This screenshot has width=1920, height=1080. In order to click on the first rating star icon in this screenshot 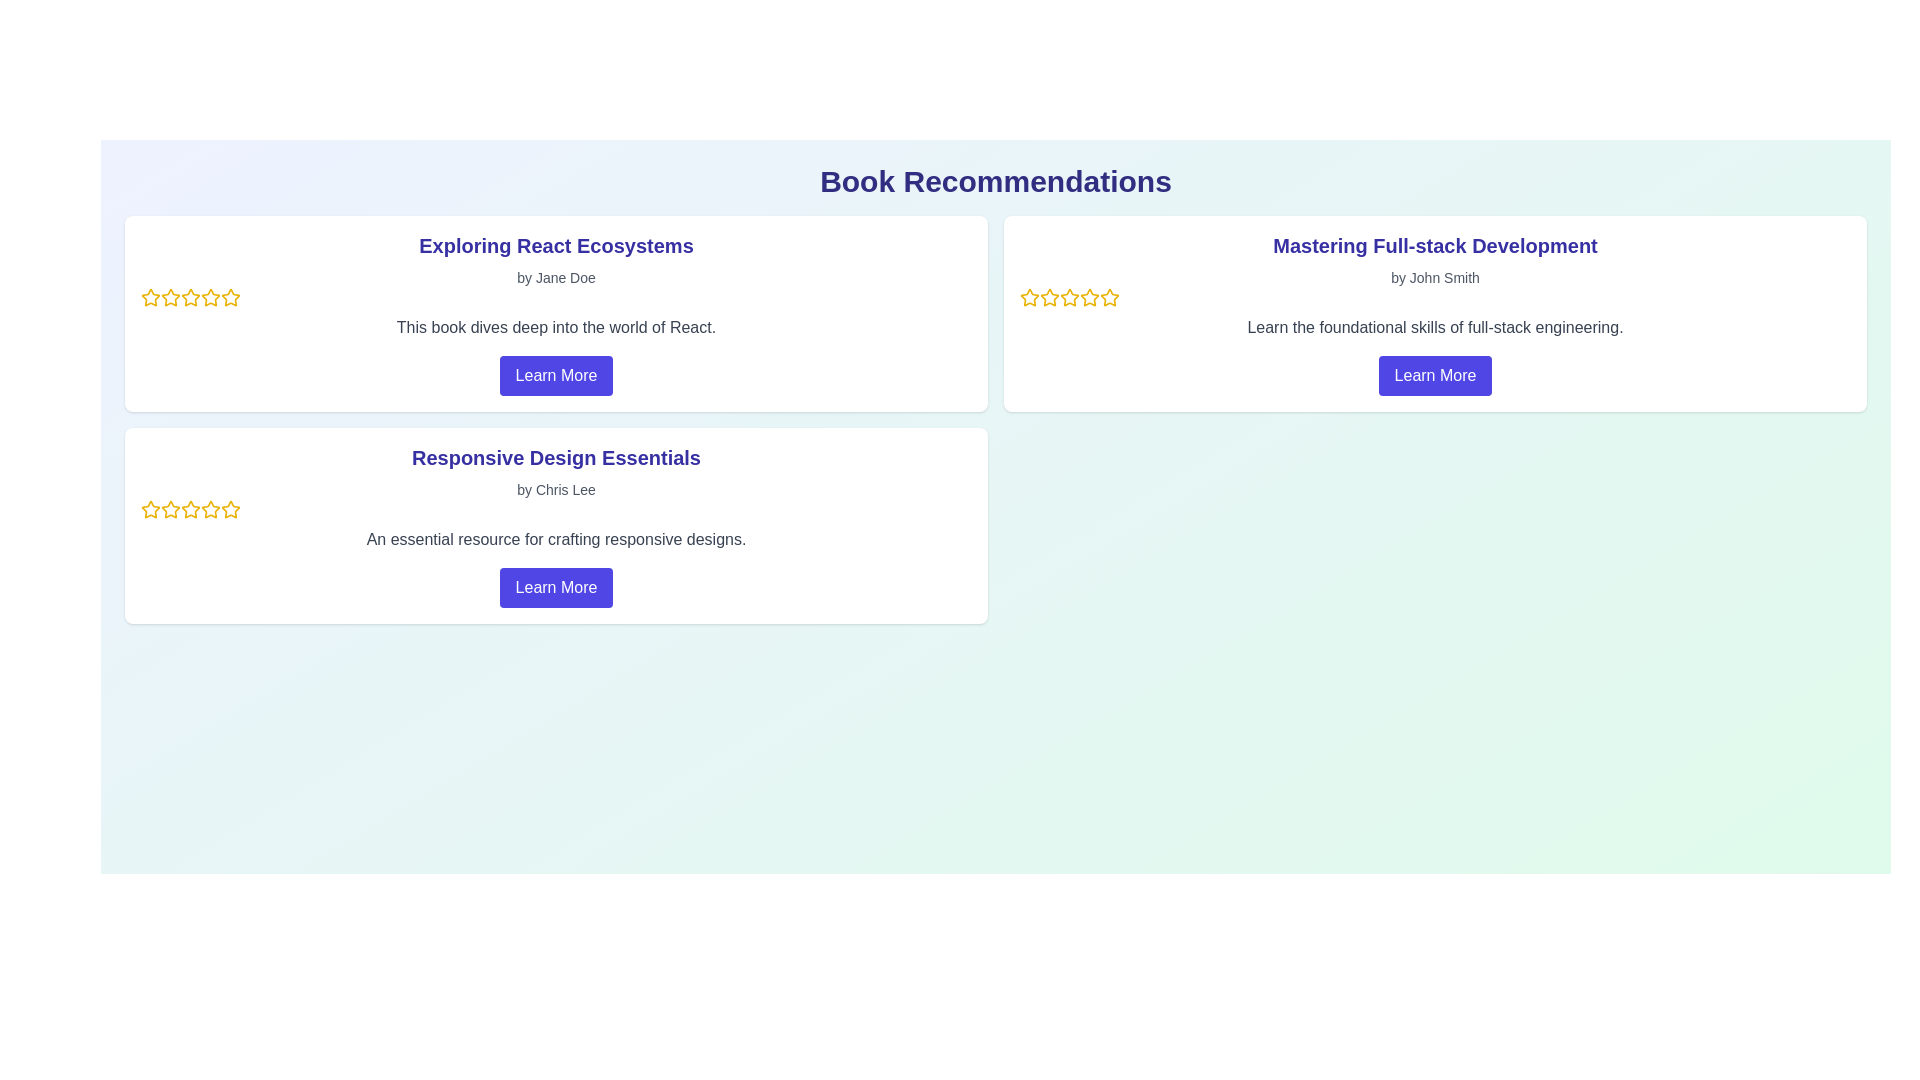, I will do `click(1030, 297)`.